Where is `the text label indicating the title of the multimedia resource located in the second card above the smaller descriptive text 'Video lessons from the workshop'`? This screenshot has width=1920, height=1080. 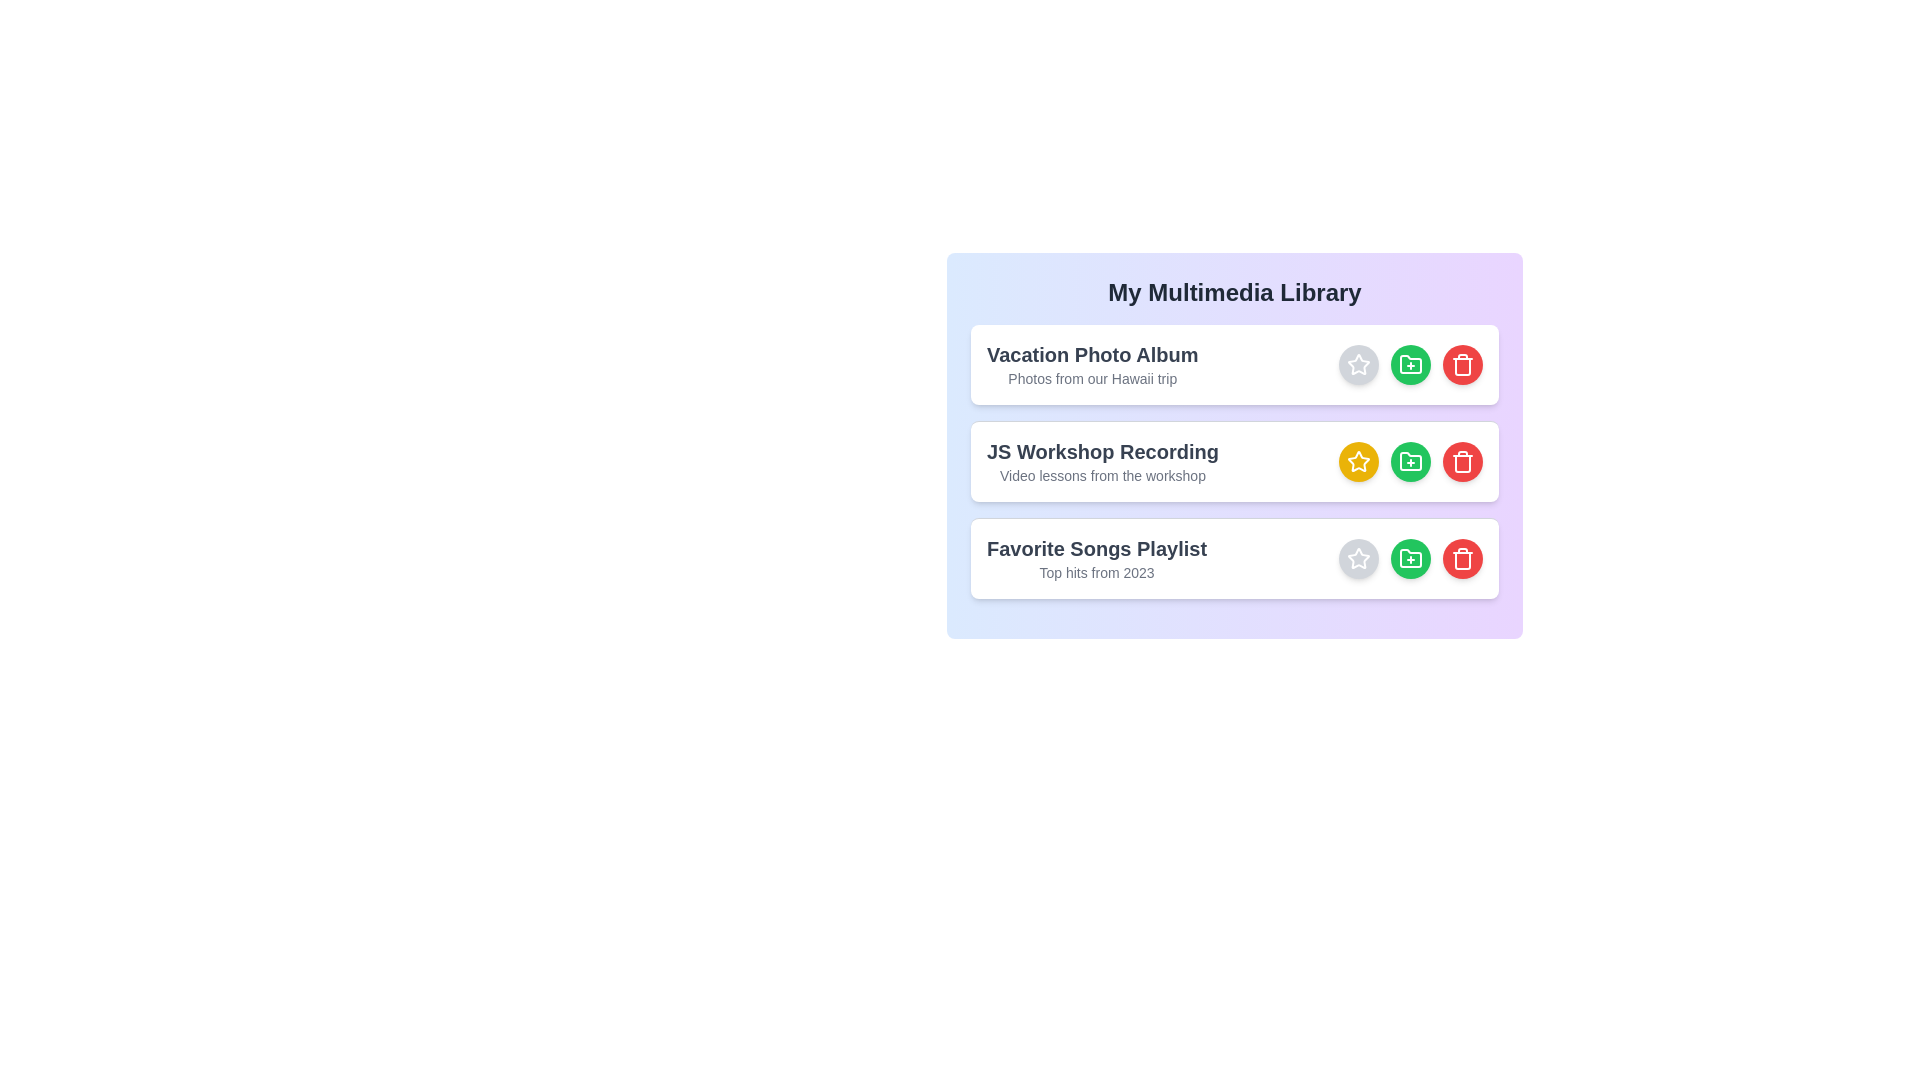 the text label indicating the title of the multimedia resource located in the second card above the smaller descriptive text 'Video lessons from the workshop' is located at coordinates (1102, 451).